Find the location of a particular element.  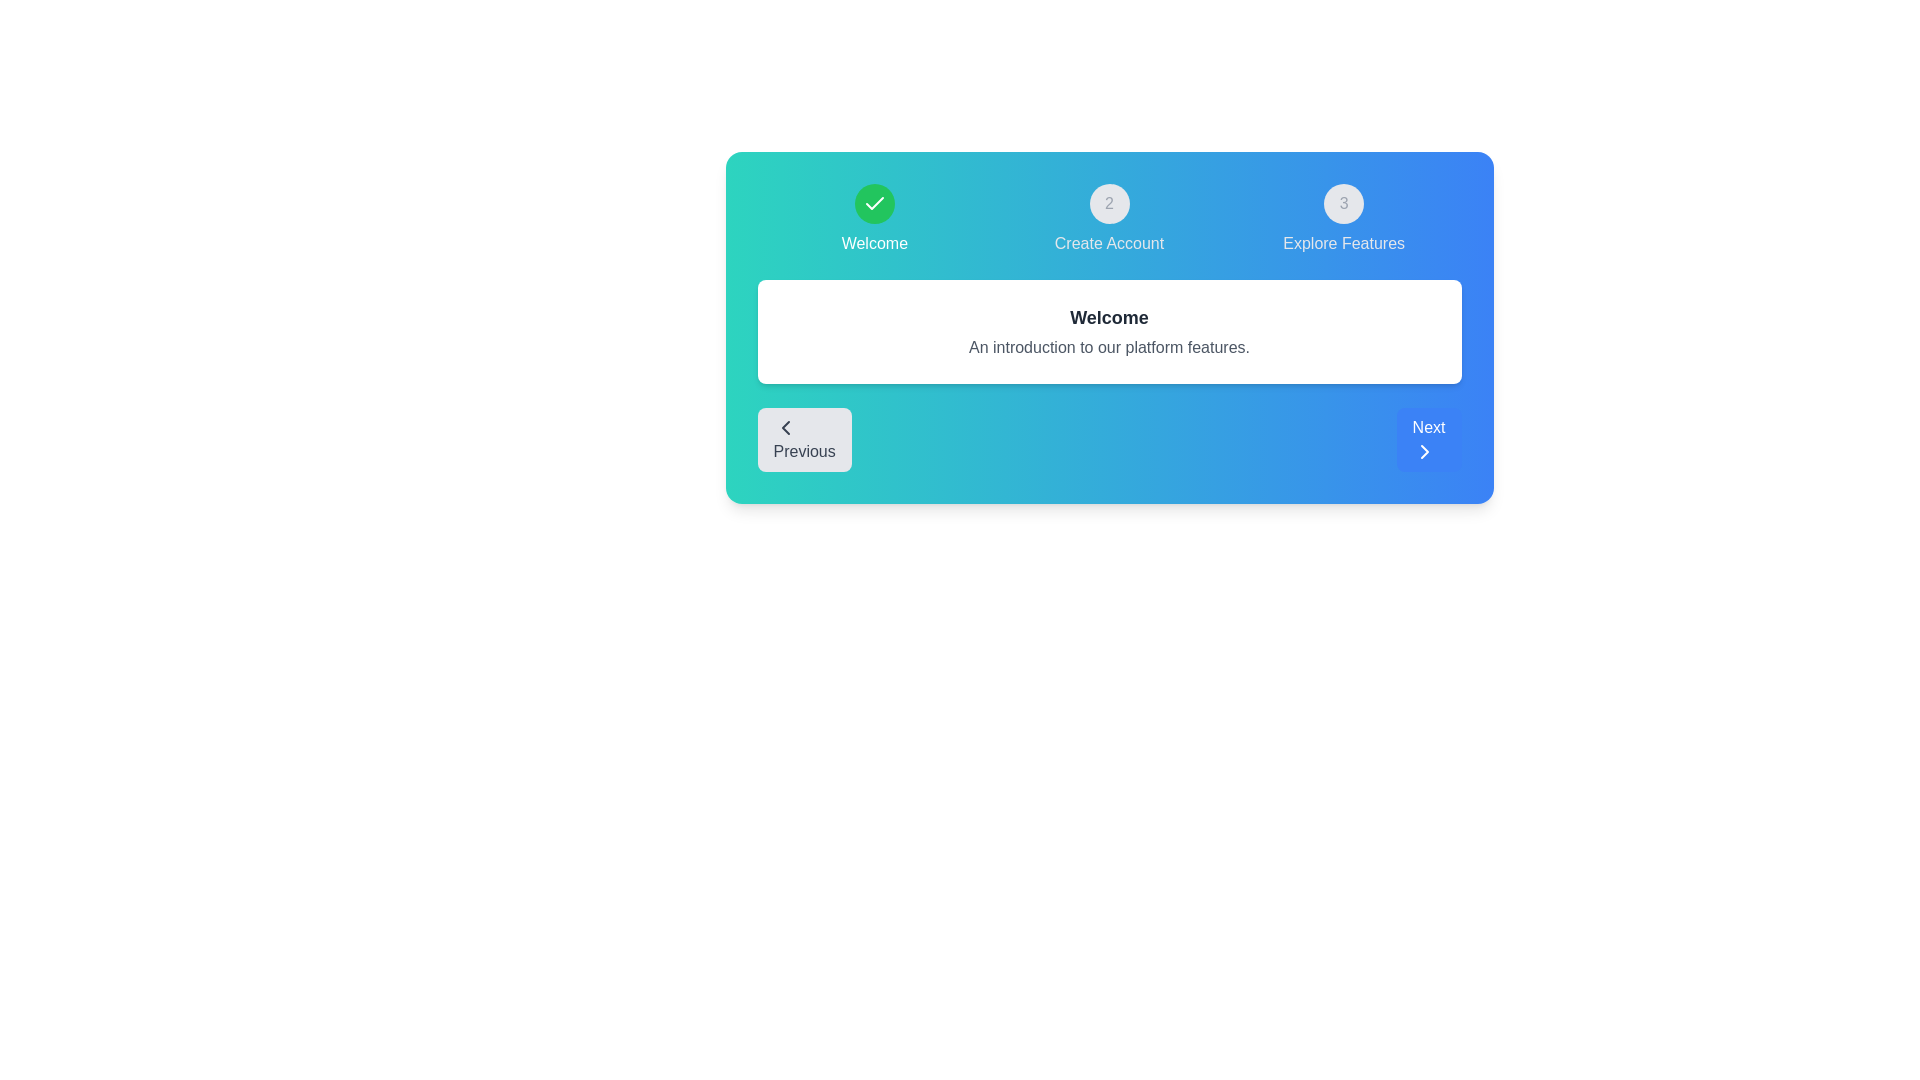

the step indicator for Explore Features is located at coordinates (1344, 219).